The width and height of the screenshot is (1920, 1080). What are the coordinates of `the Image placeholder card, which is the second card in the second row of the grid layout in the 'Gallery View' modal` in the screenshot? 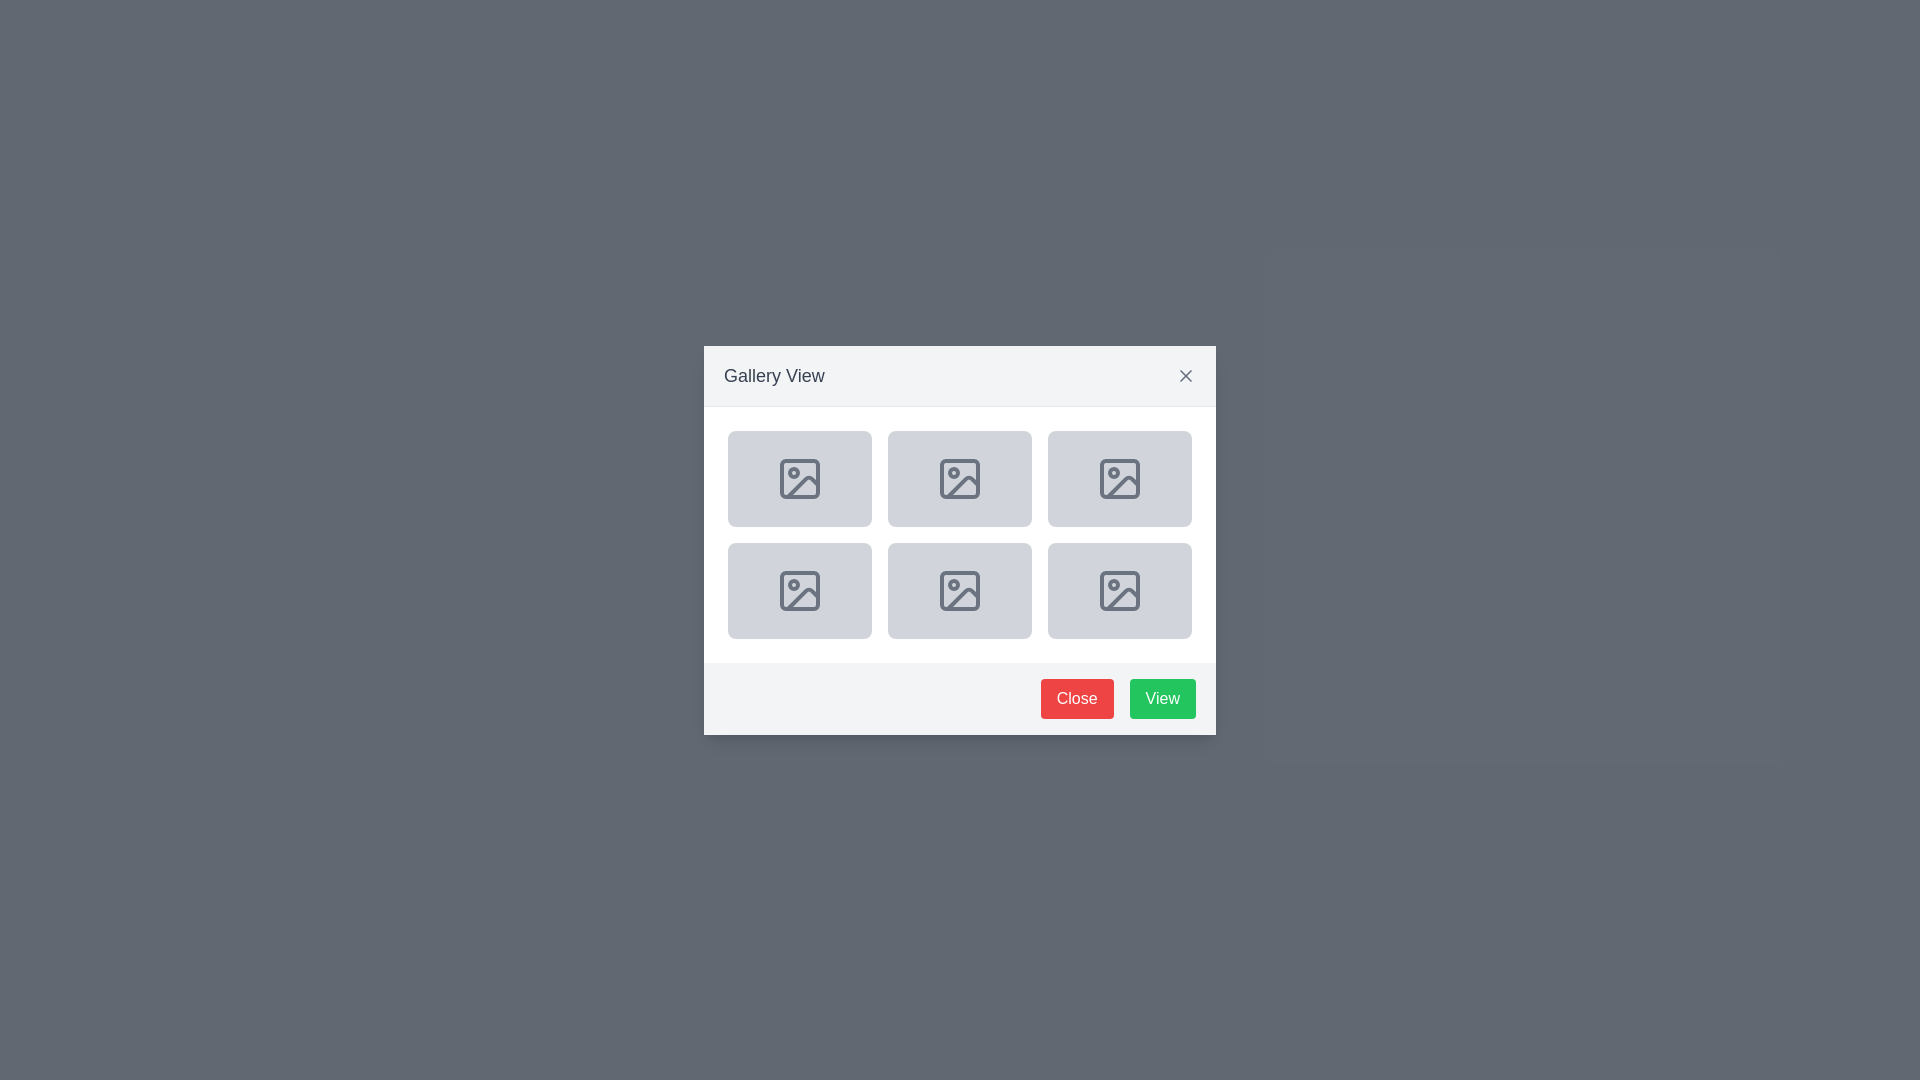 It's located at (960, 478).